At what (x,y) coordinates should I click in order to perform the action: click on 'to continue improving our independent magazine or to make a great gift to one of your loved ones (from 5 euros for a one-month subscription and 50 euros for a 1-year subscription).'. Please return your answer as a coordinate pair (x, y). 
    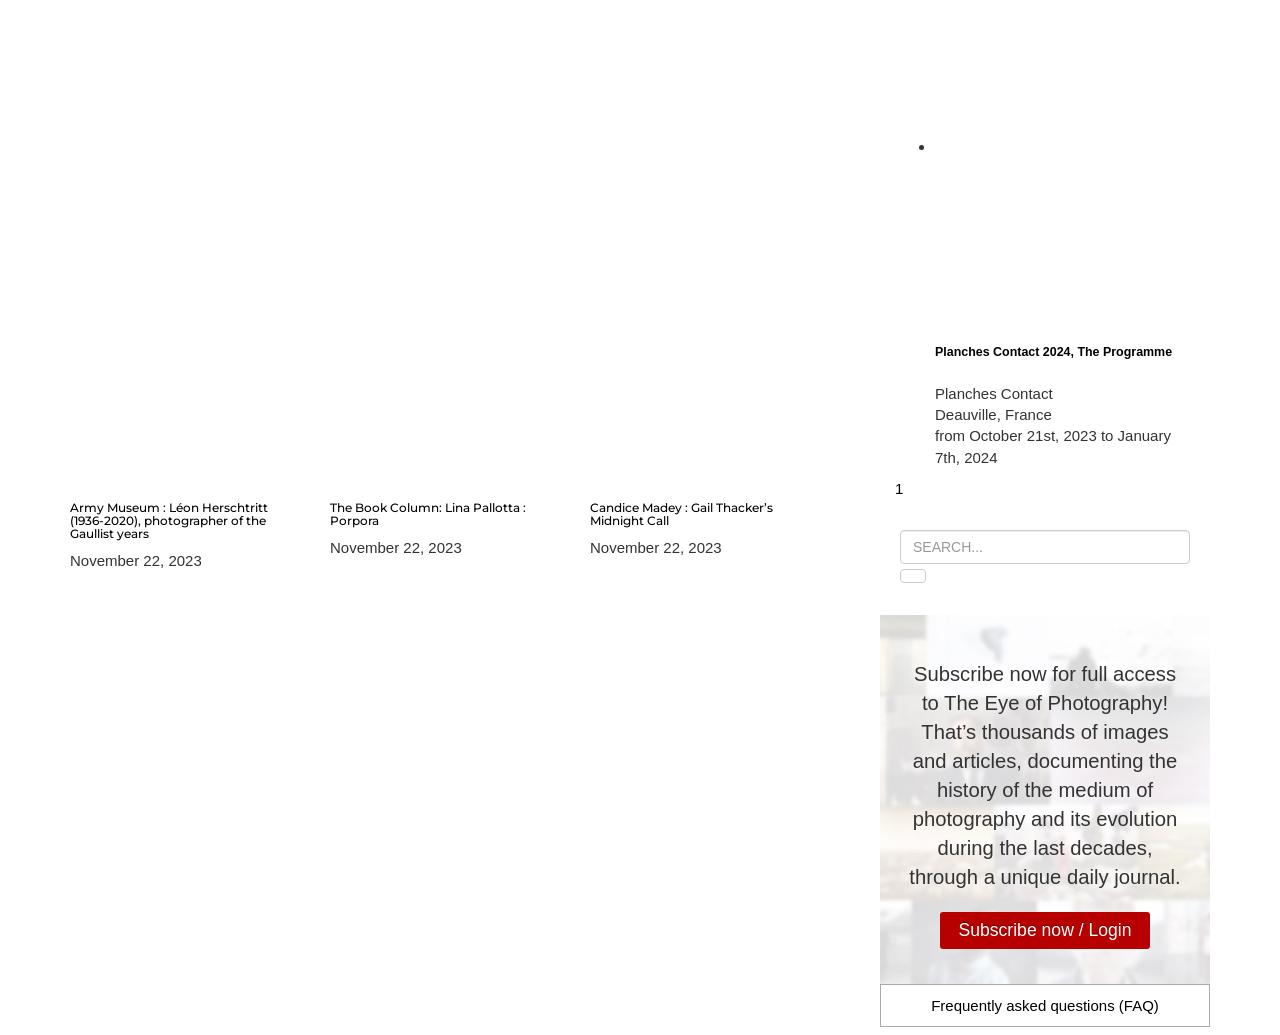
    Looking at the image, I should click on (1041, 861).